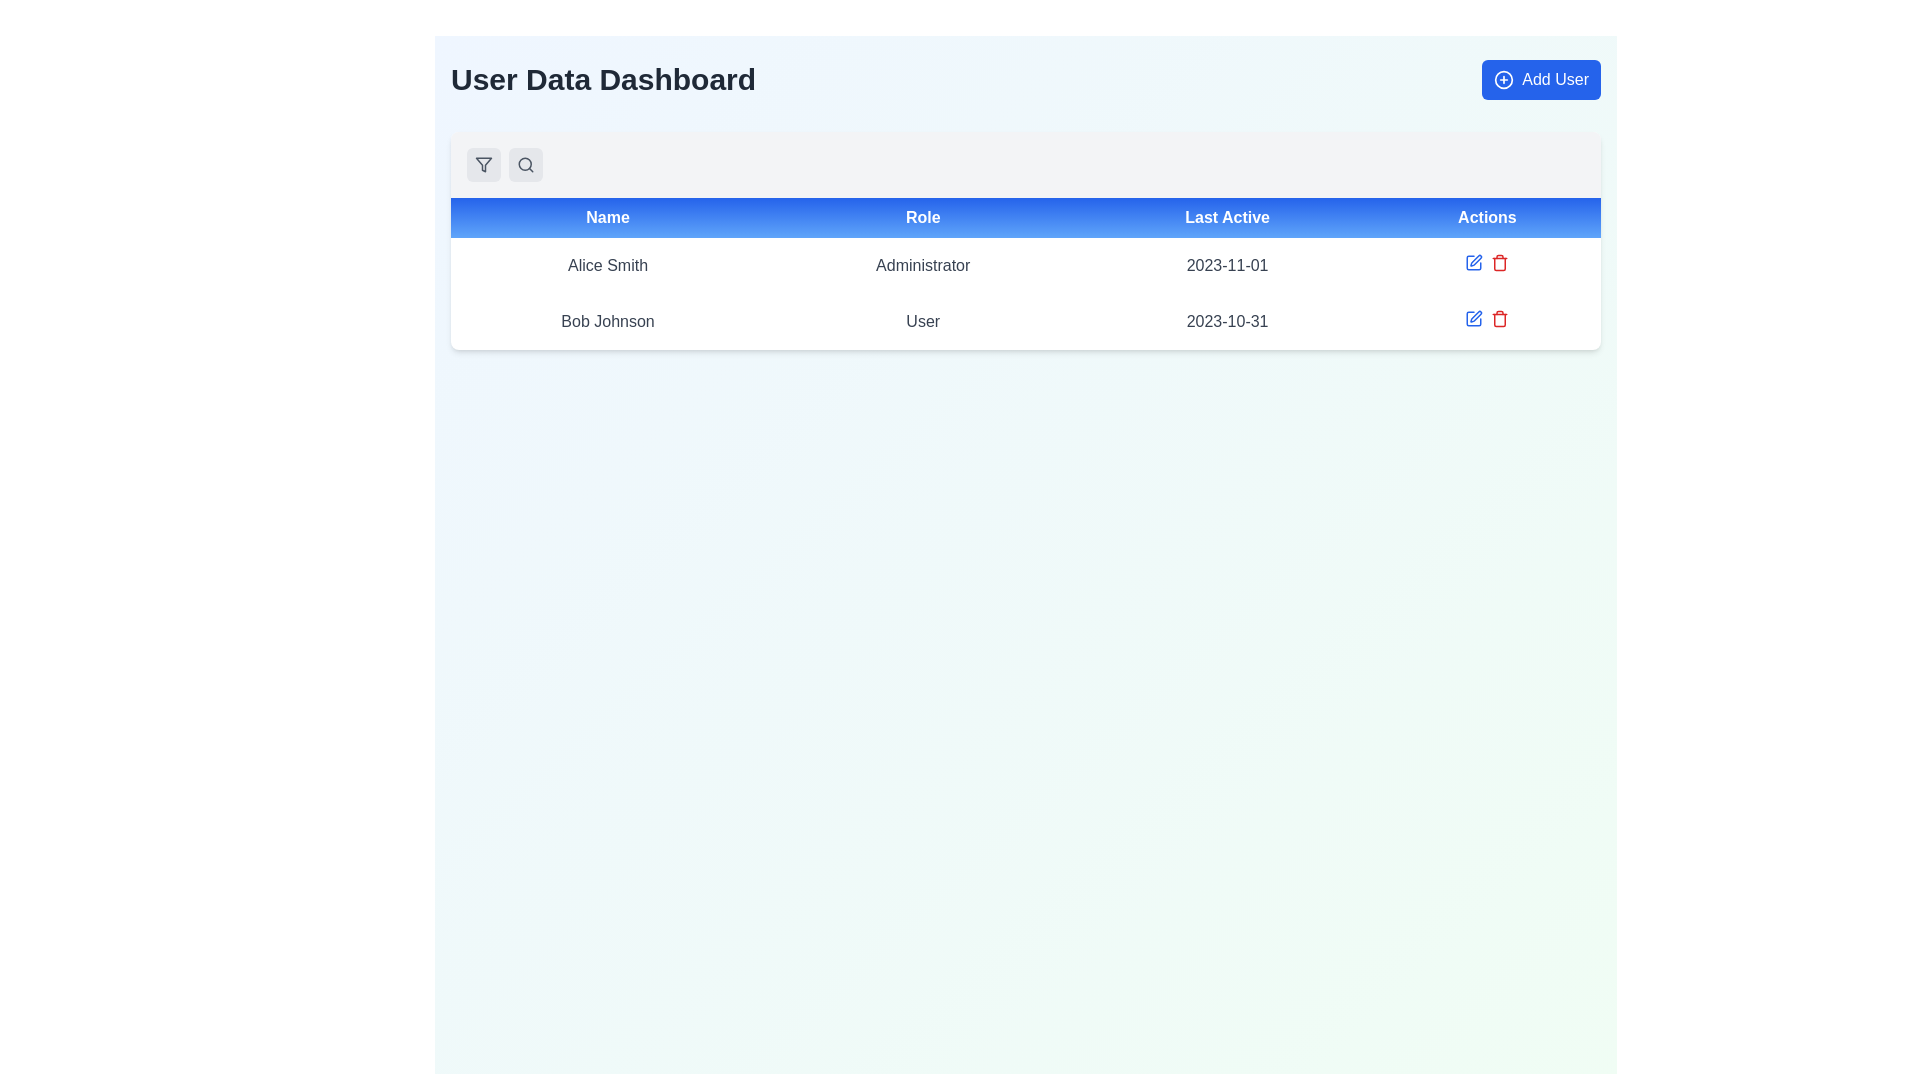  Describe the element at coordinates (1474, 318) in the screenshot. I see `the edit action icon in the 'Actions' column of the second row of the table to initiate editing of the user's details` at that location.